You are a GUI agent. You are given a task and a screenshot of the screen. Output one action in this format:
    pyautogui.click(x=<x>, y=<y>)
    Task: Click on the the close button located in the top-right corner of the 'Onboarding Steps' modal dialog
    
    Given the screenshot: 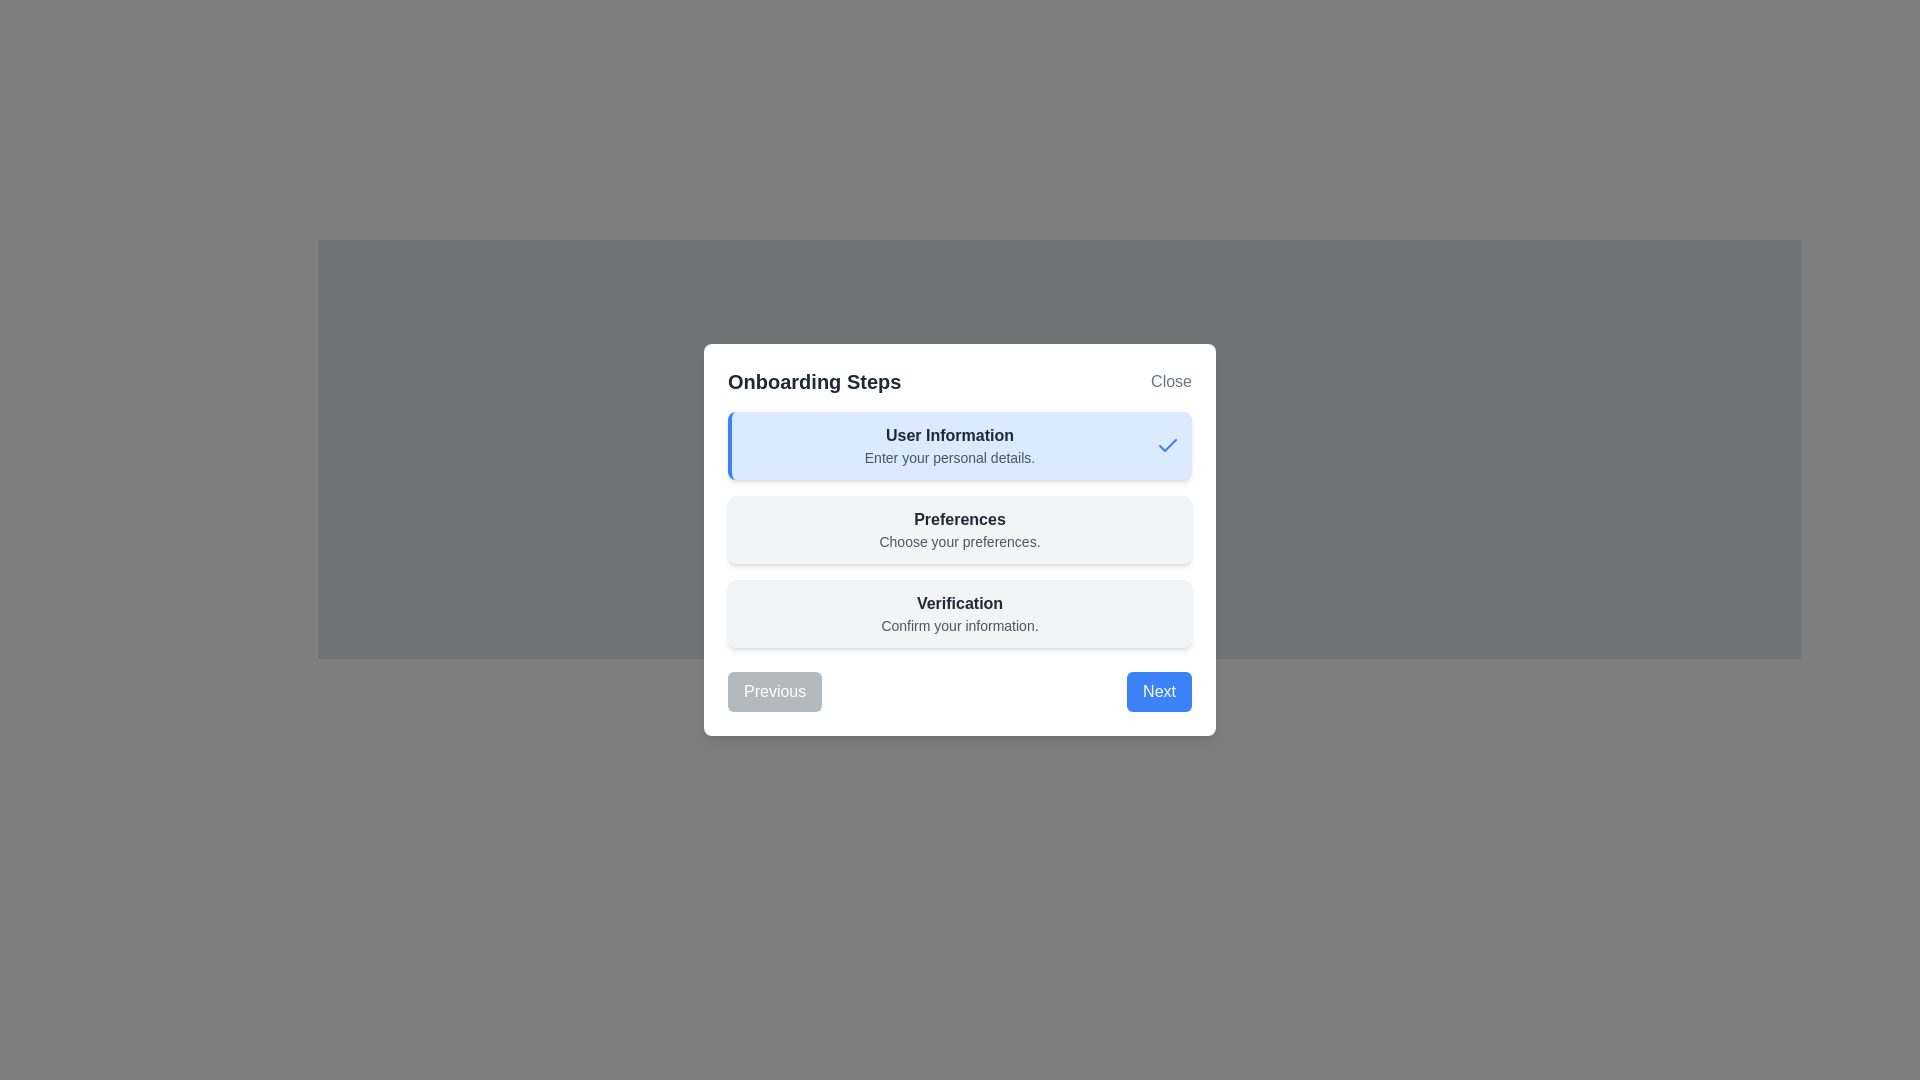 What is the action you would take?
    pyautogui.click(x=1171, y=381)
    